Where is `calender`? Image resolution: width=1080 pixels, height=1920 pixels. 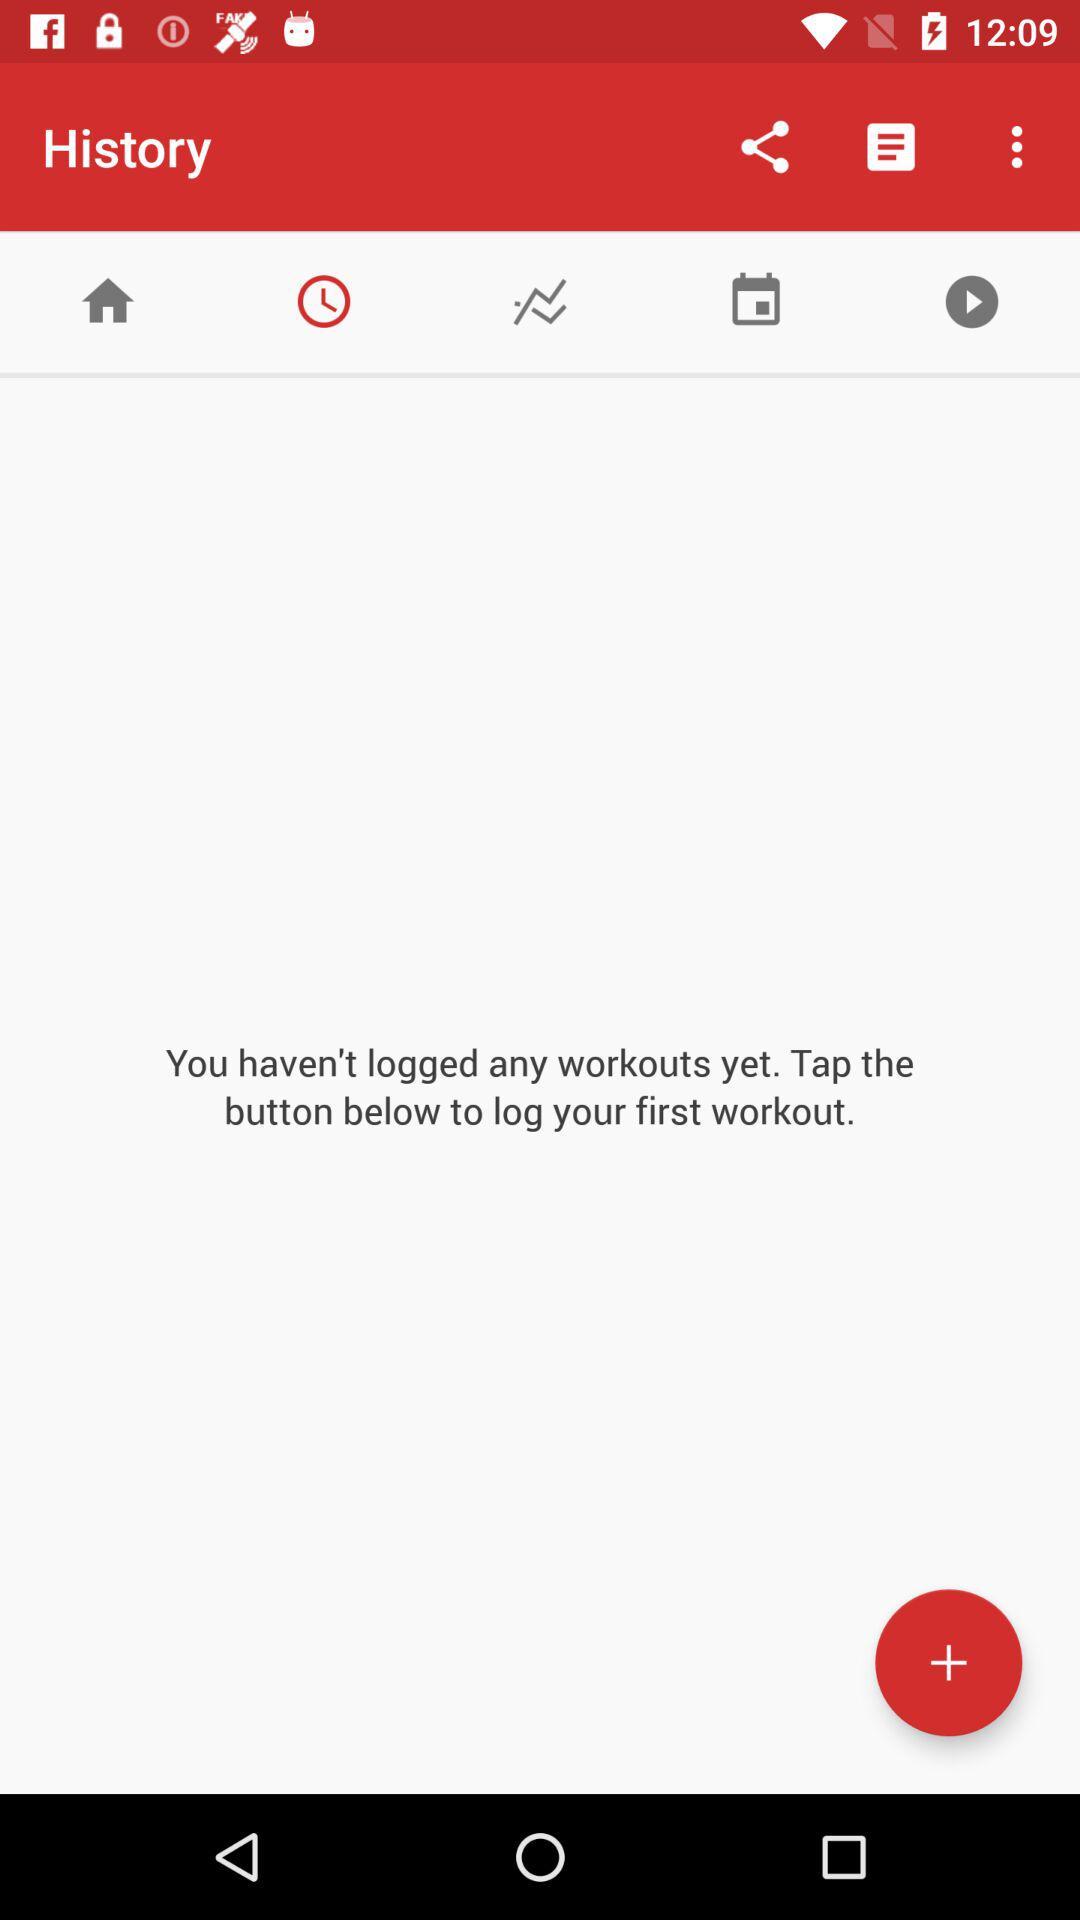 calender is located at coordinates (756, 300).